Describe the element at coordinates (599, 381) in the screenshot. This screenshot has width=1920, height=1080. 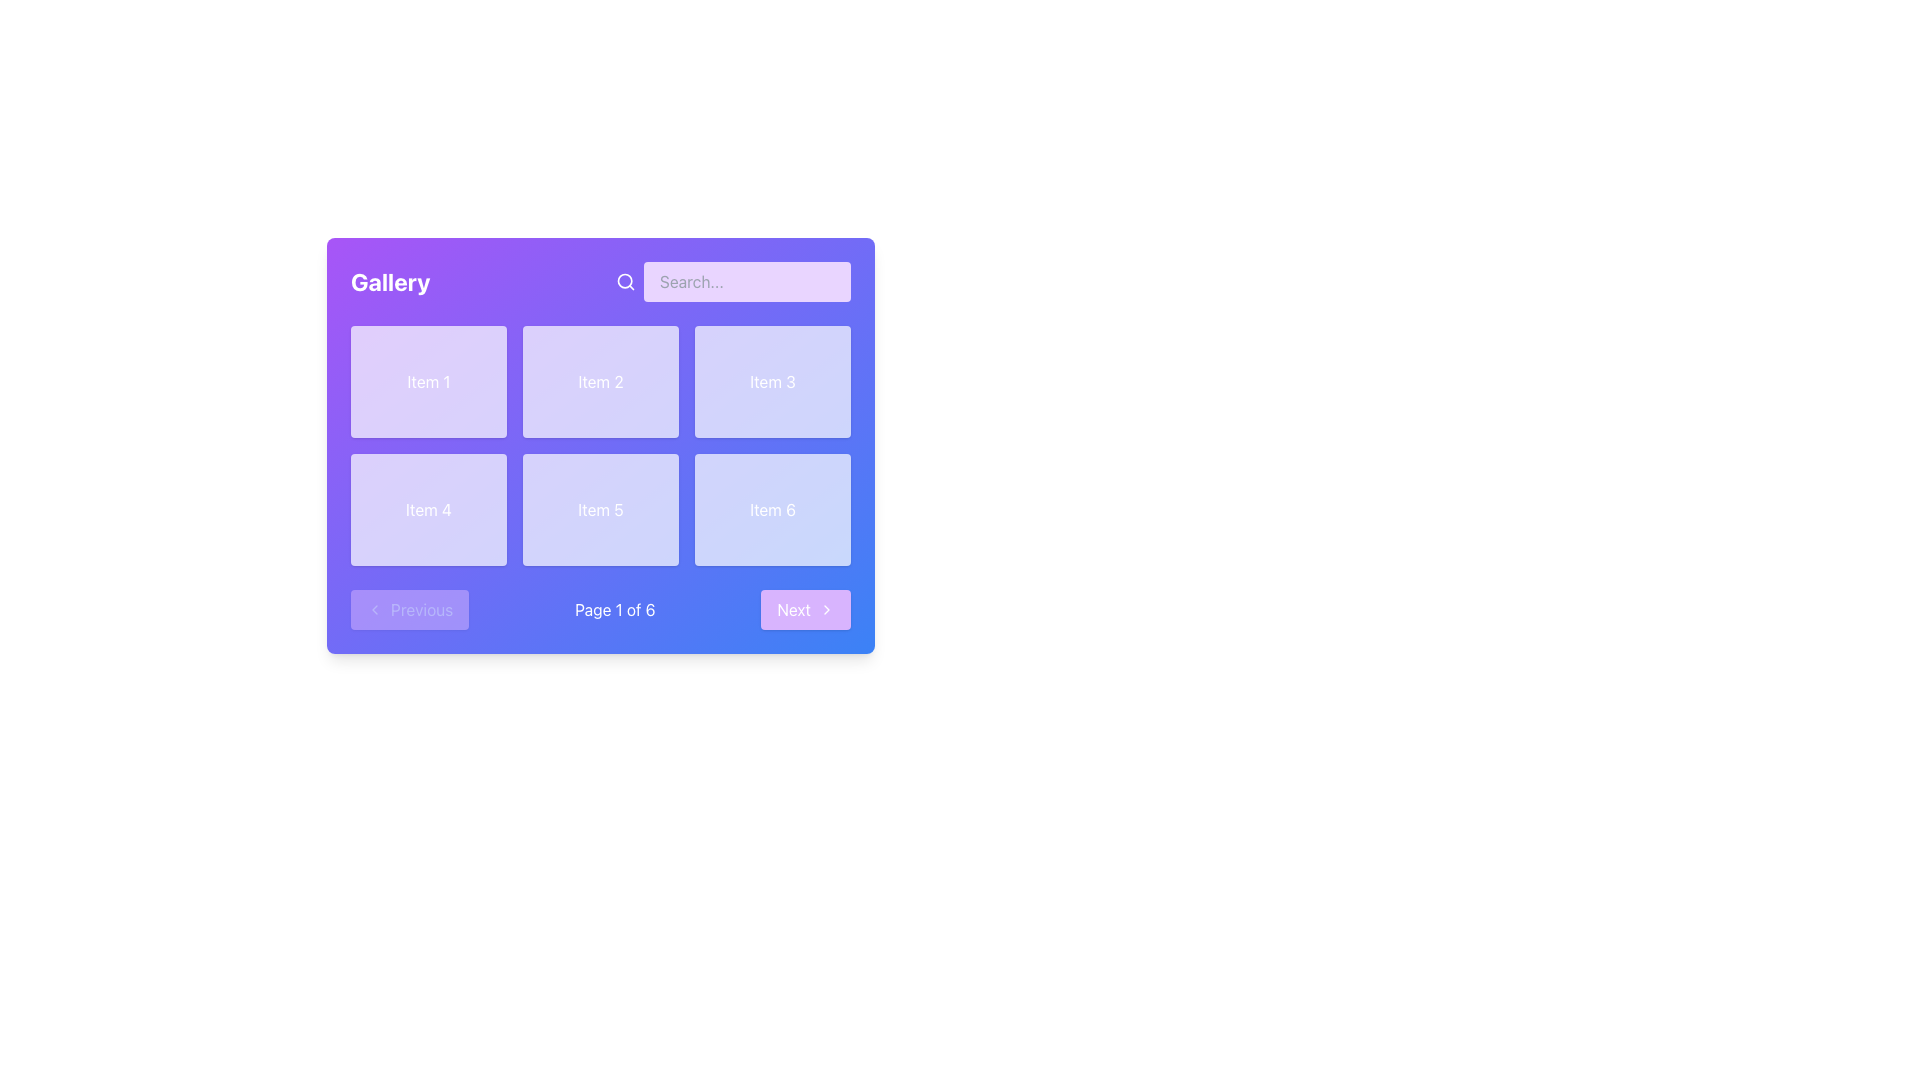
I see `the text label displaying 'Item 2' which is styled in white font on a lavender background, located in the middle of the first row of a 3x2 grid layout` at that location.